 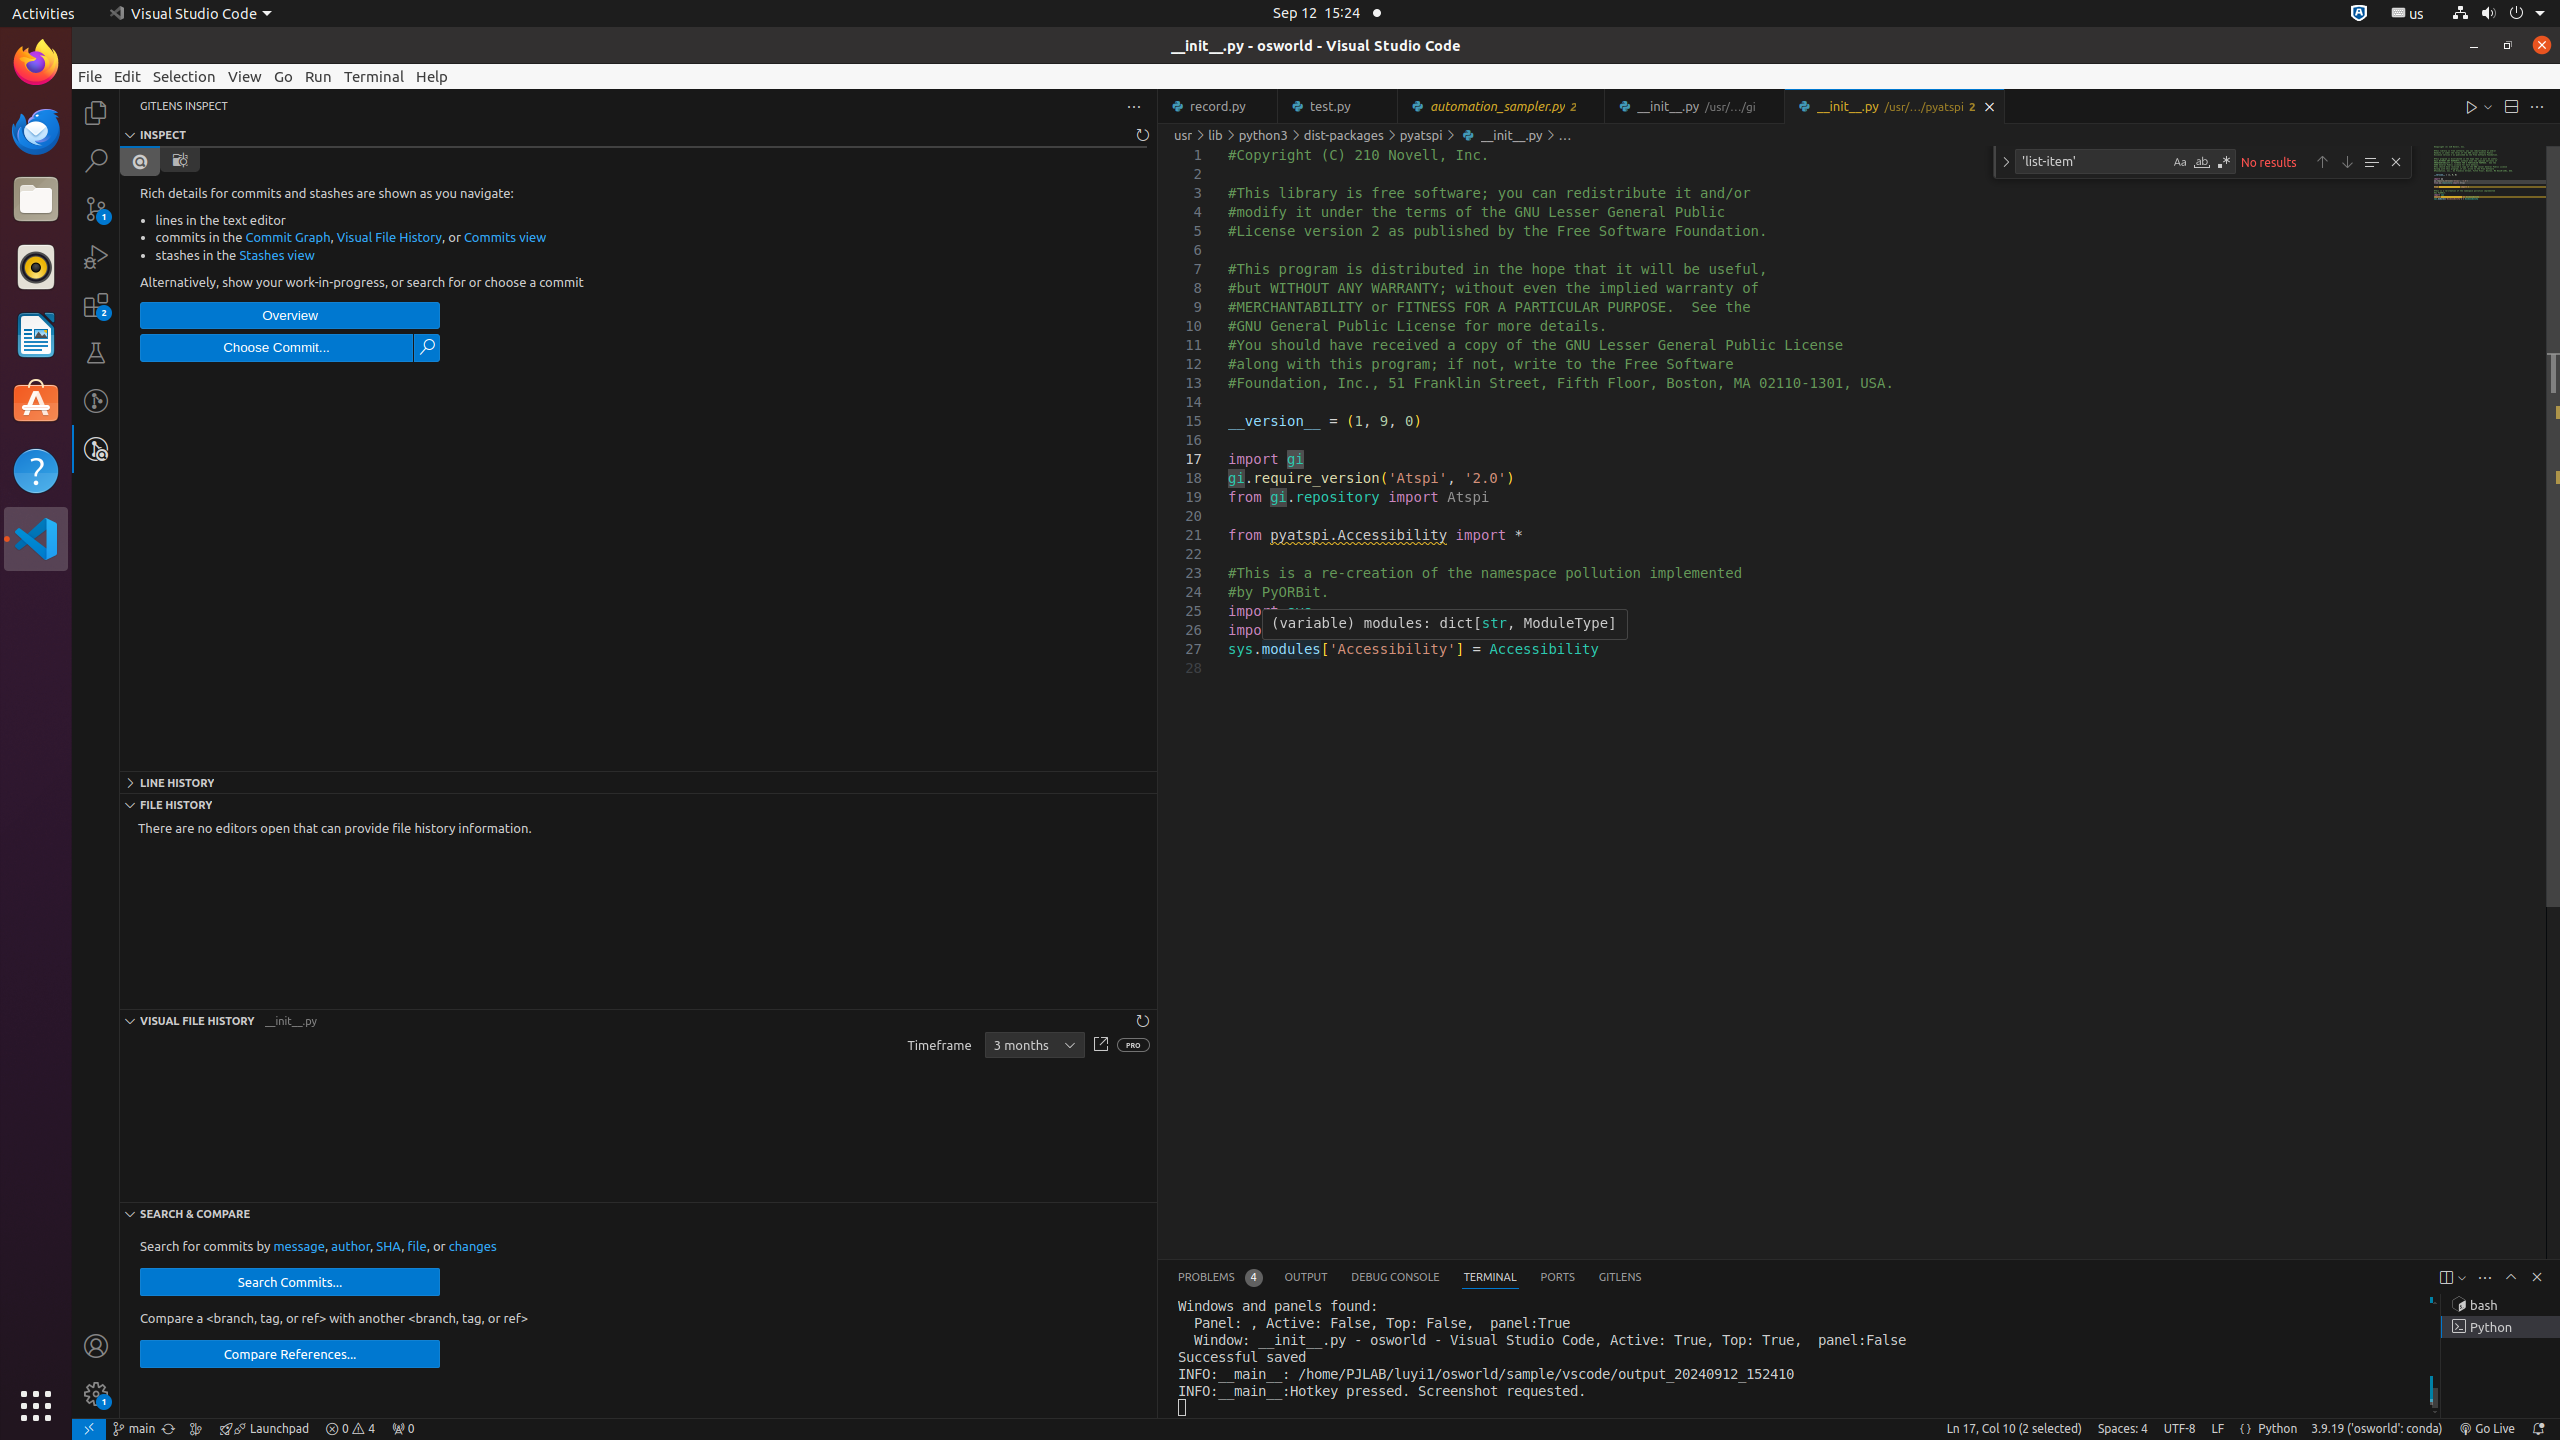 What do you see at coordinates (350, 1428) in the screenshot?
I see `'Warnings: 4'` at bounding box center [350, 1428].